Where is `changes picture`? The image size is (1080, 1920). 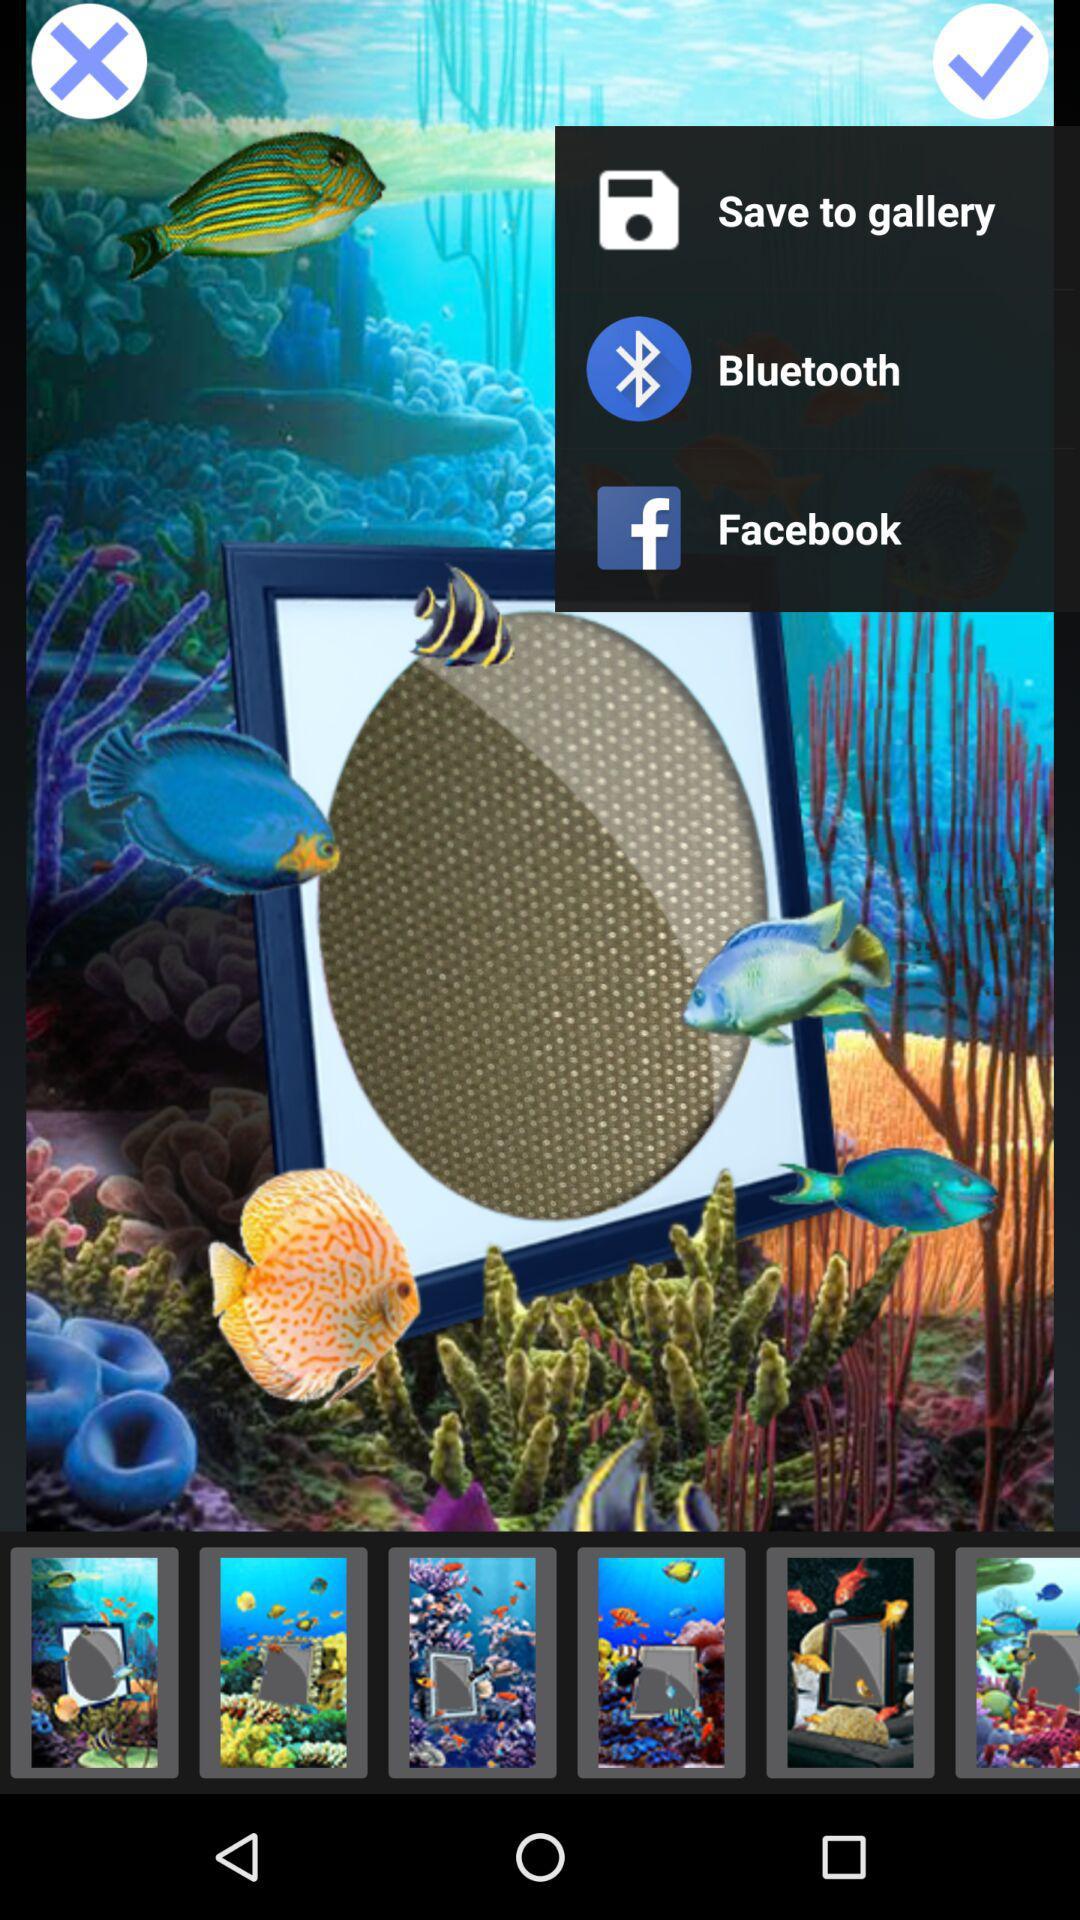 changes picture is located at coordinates (472, 1662).